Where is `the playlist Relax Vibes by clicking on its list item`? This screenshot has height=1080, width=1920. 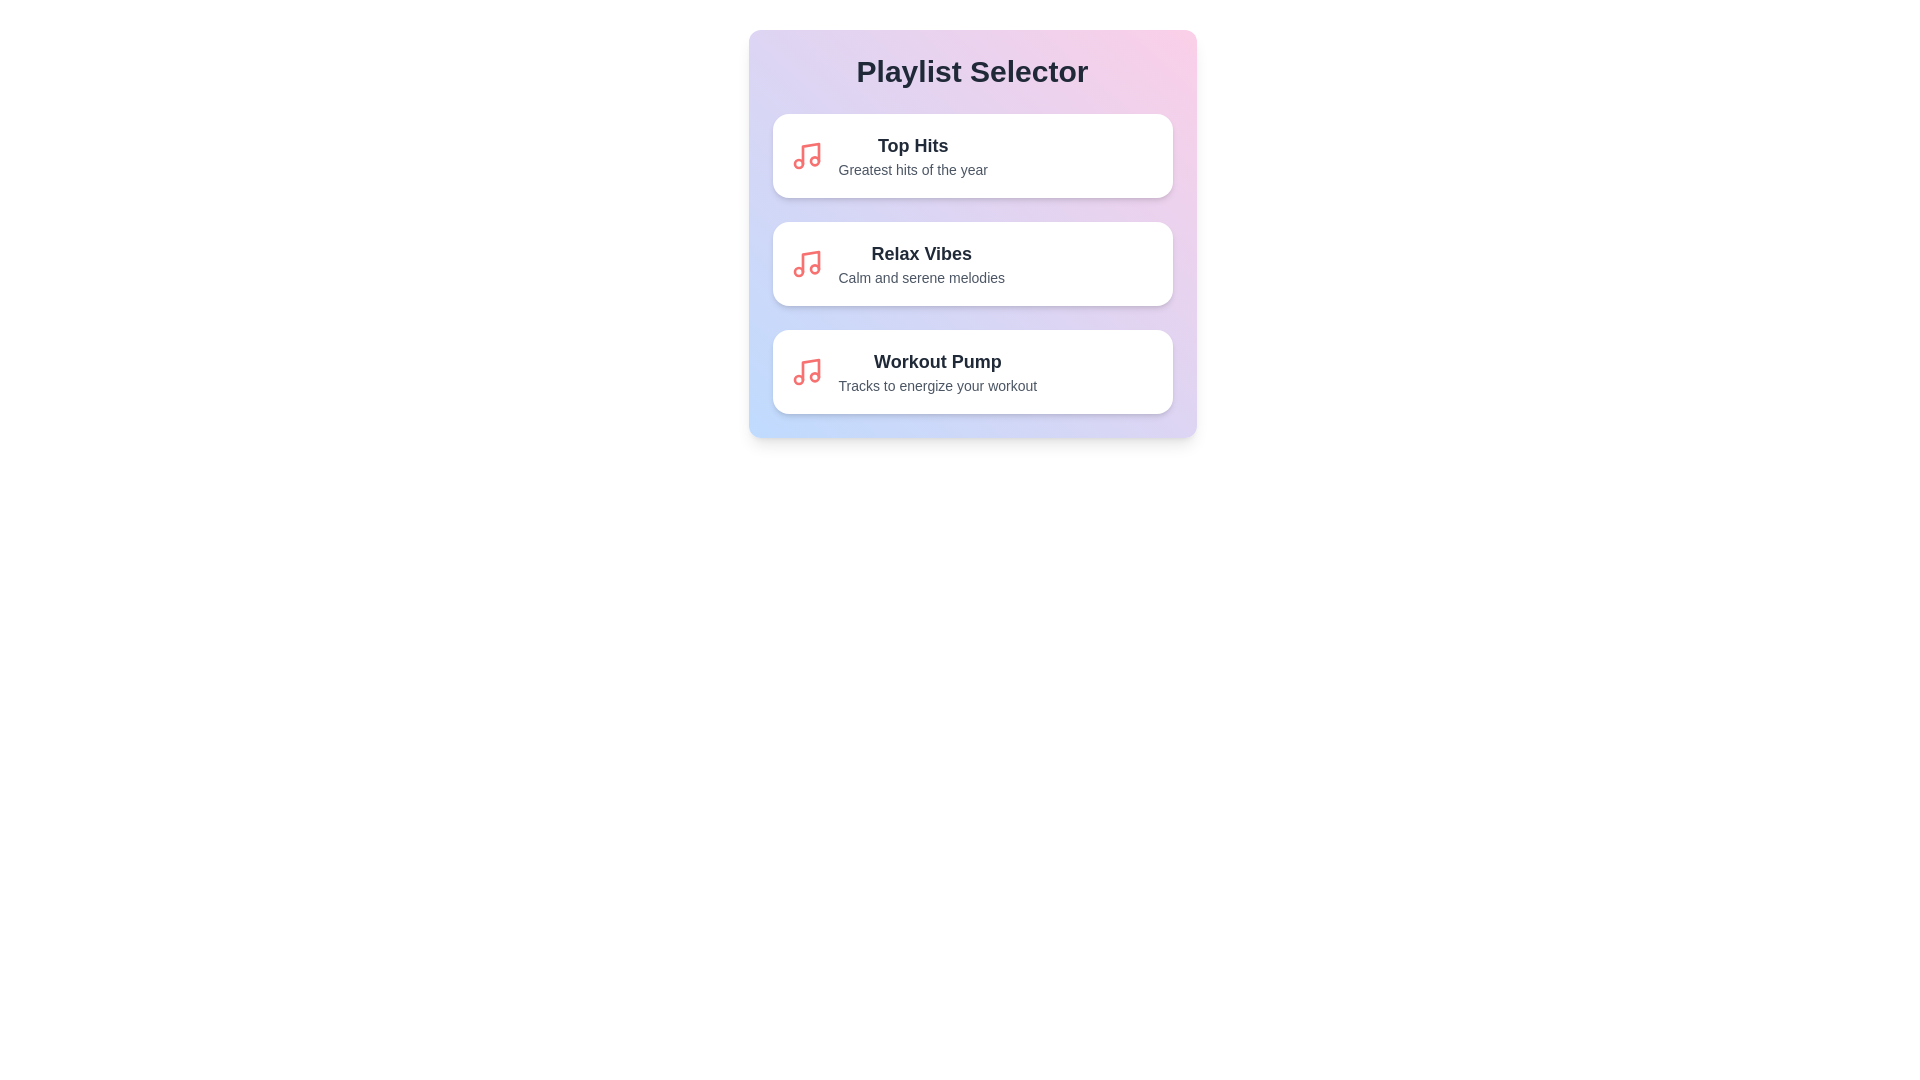
the playlist Relax Vibes by clicking on its list item is located at coordinates (972, 262).